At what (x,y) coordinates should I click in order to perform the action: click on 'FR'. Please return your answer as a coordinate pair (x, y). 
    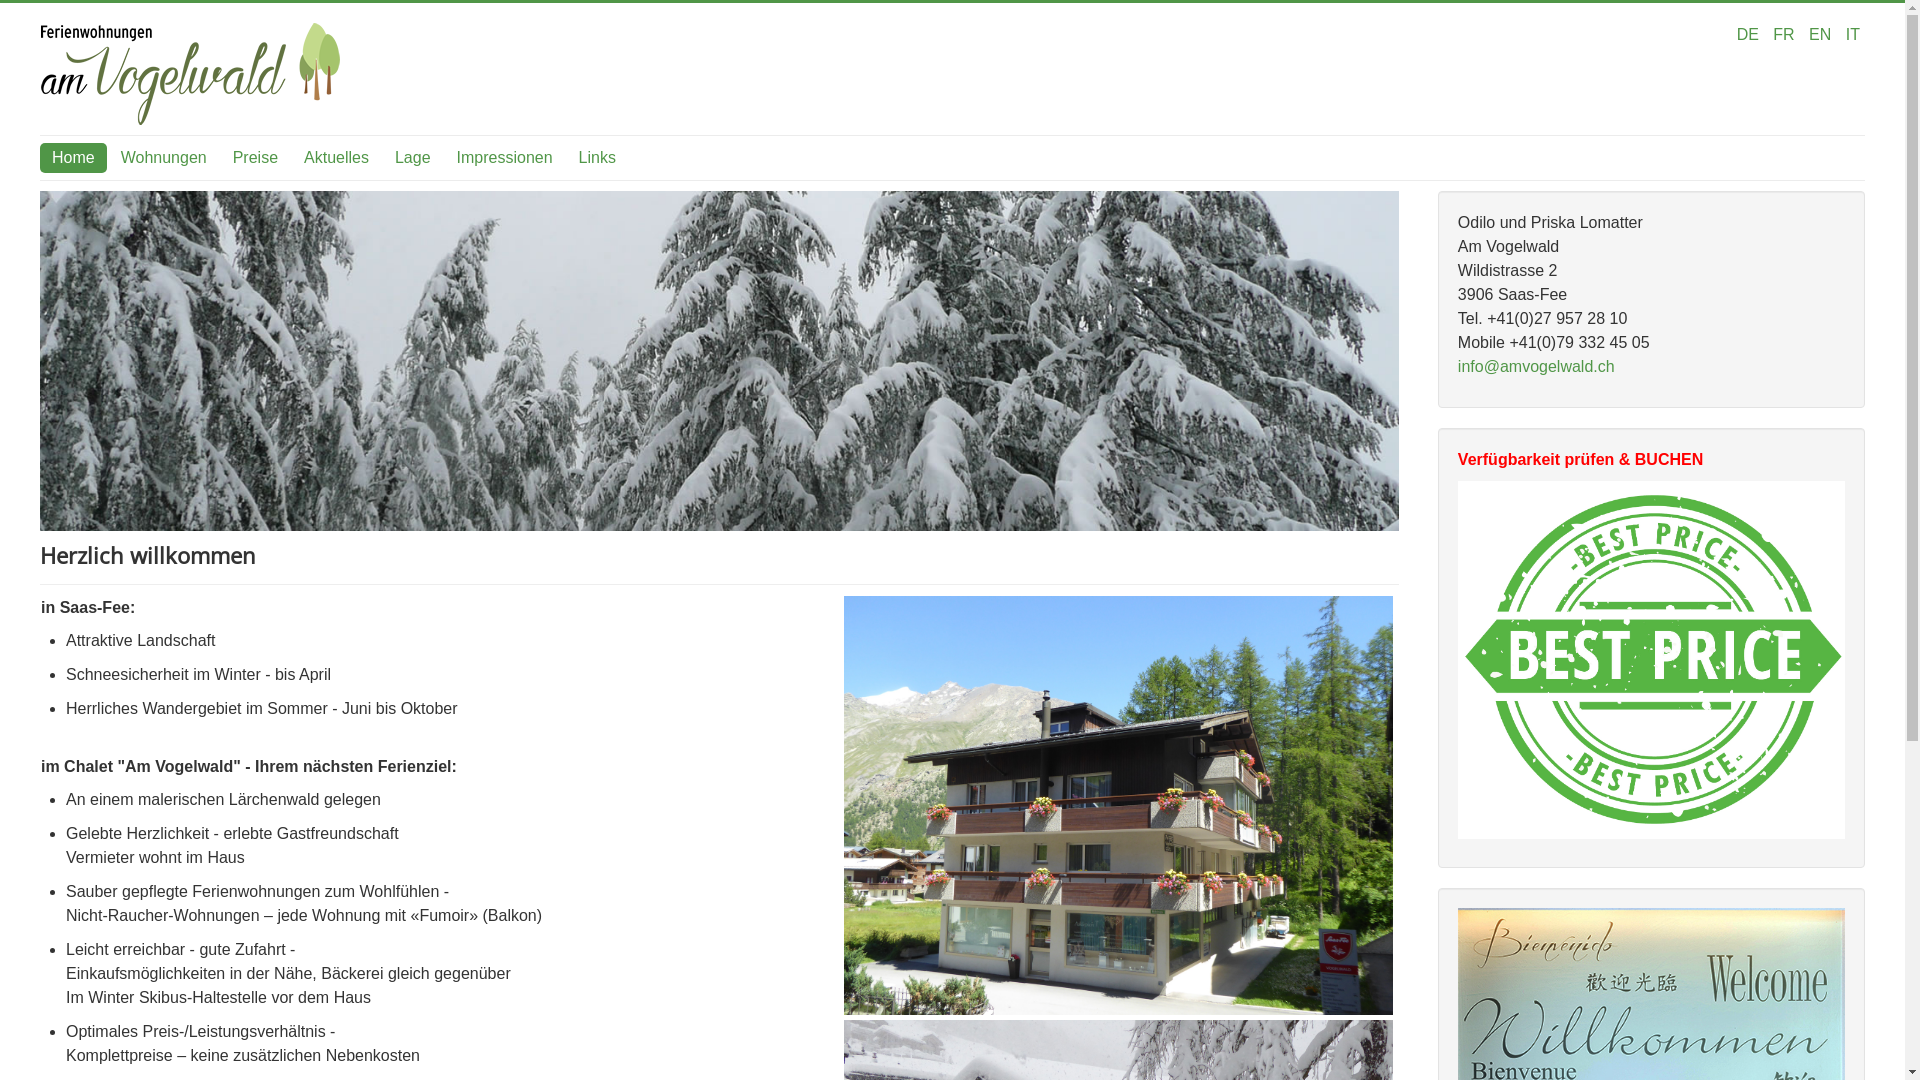
    Looking at the image, I should click on (1785, 34).